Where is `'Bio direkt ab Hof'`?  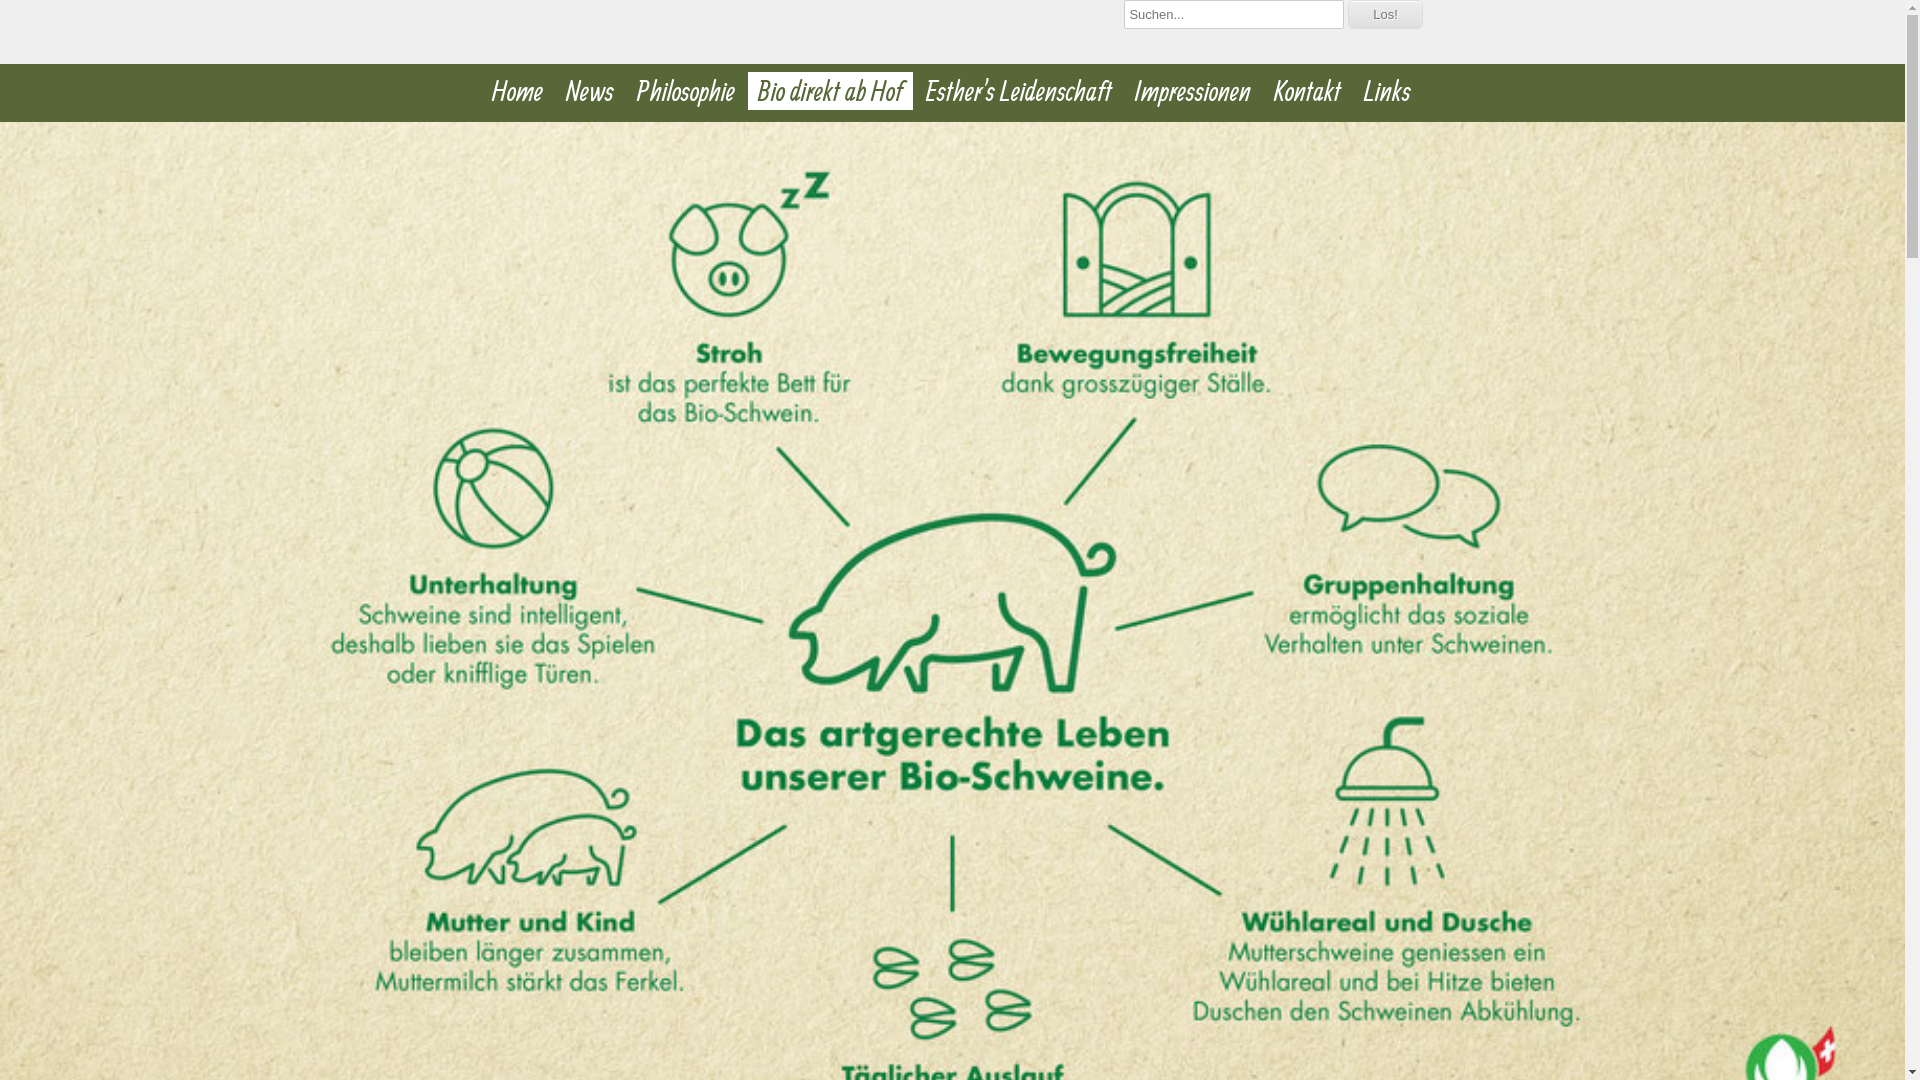 'Bio direkt ab Hof' is located at coordinates (747, 91).